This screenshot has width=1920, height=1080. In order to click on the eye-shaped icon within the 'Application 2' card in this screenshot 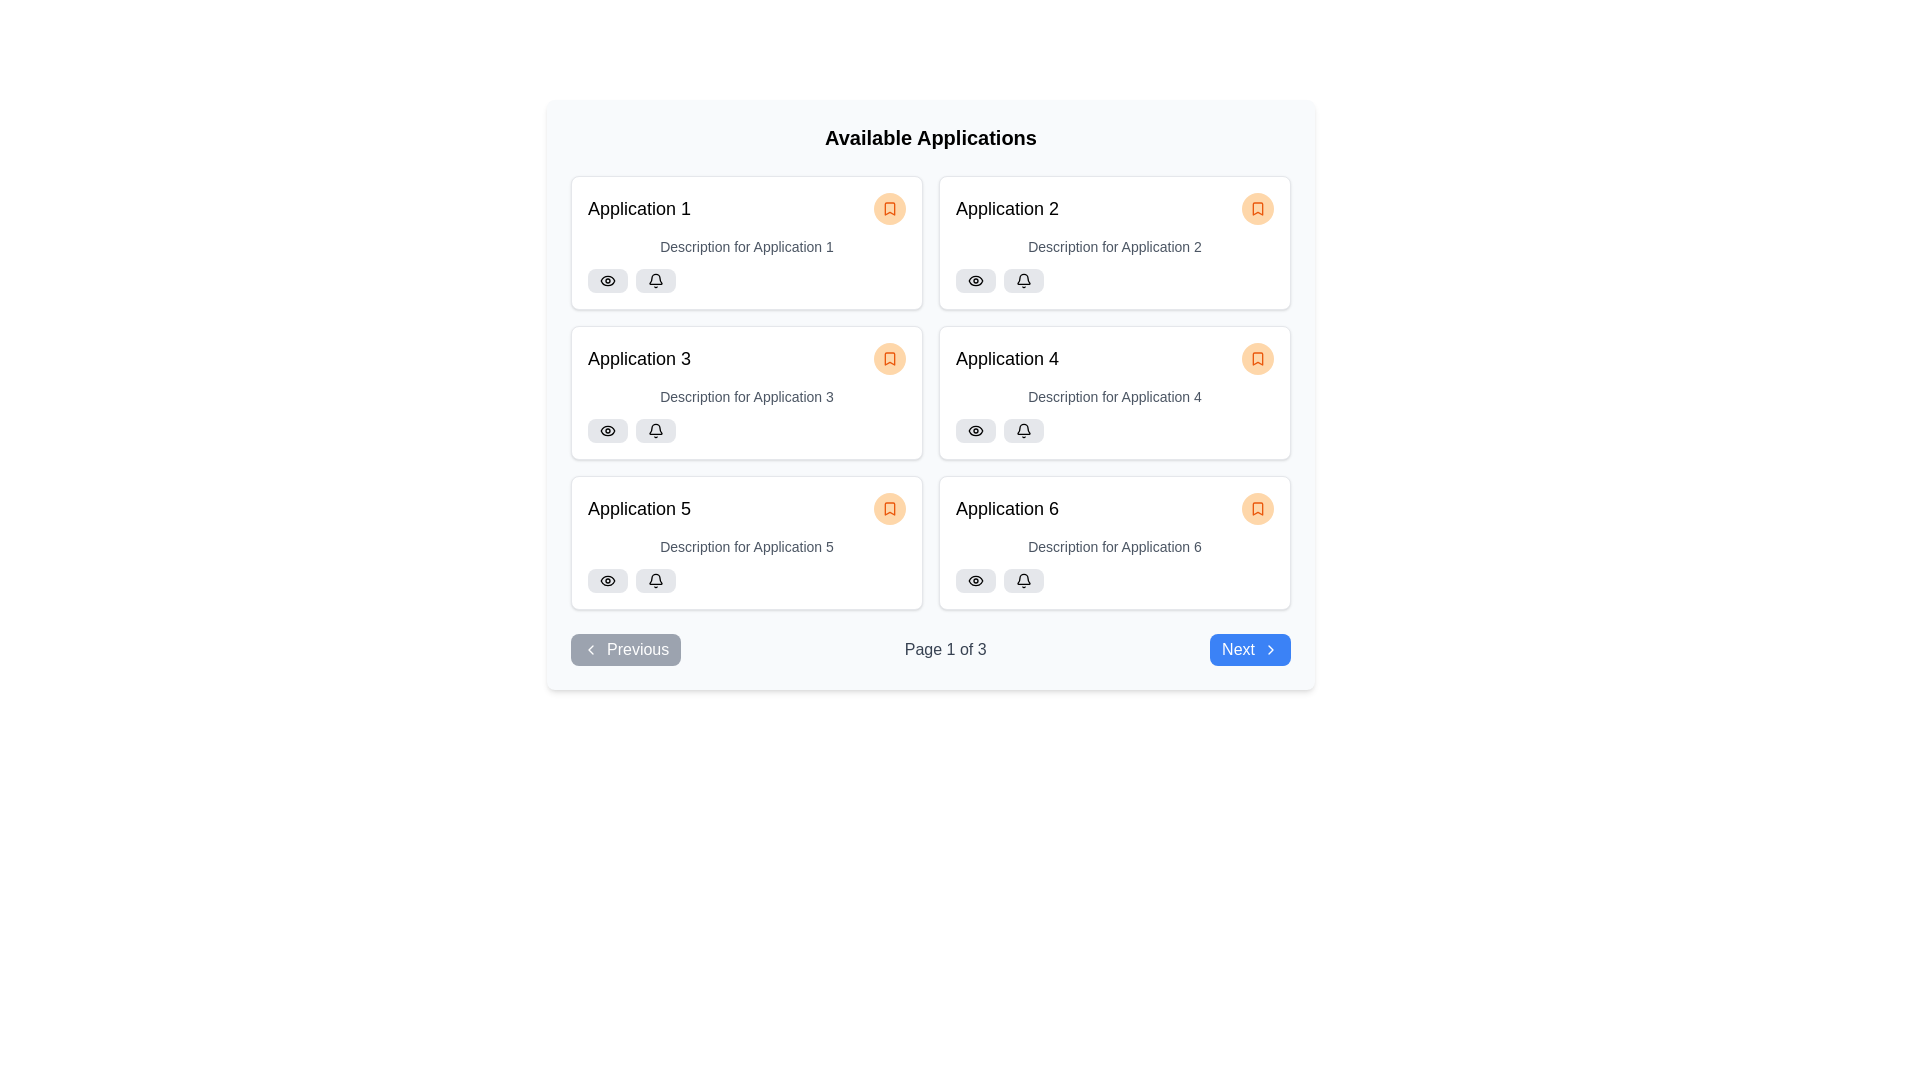, I will do `click(975, 281)`.